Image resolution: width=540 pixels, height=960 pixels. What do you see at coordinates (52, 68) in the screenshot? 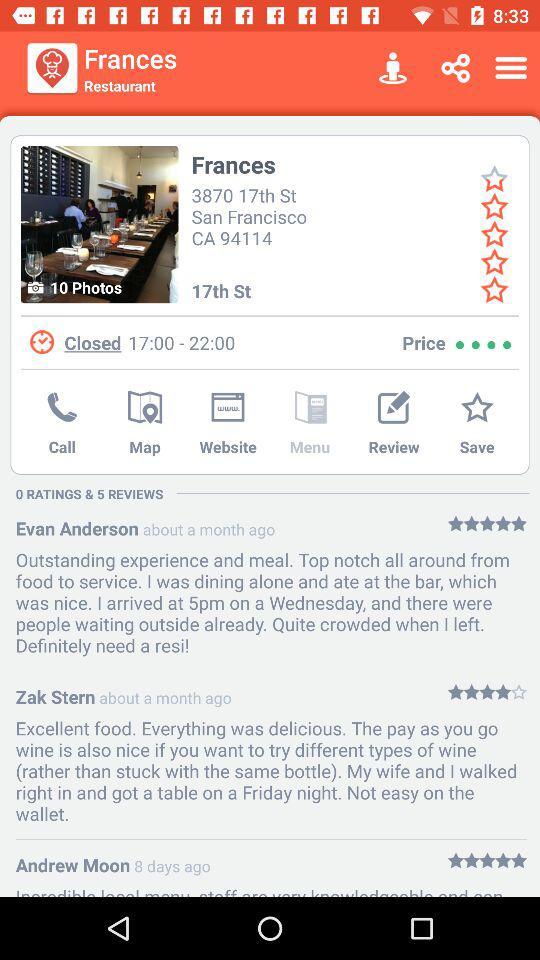
I see `item next to frances icon` at bounding box center [52, 68].